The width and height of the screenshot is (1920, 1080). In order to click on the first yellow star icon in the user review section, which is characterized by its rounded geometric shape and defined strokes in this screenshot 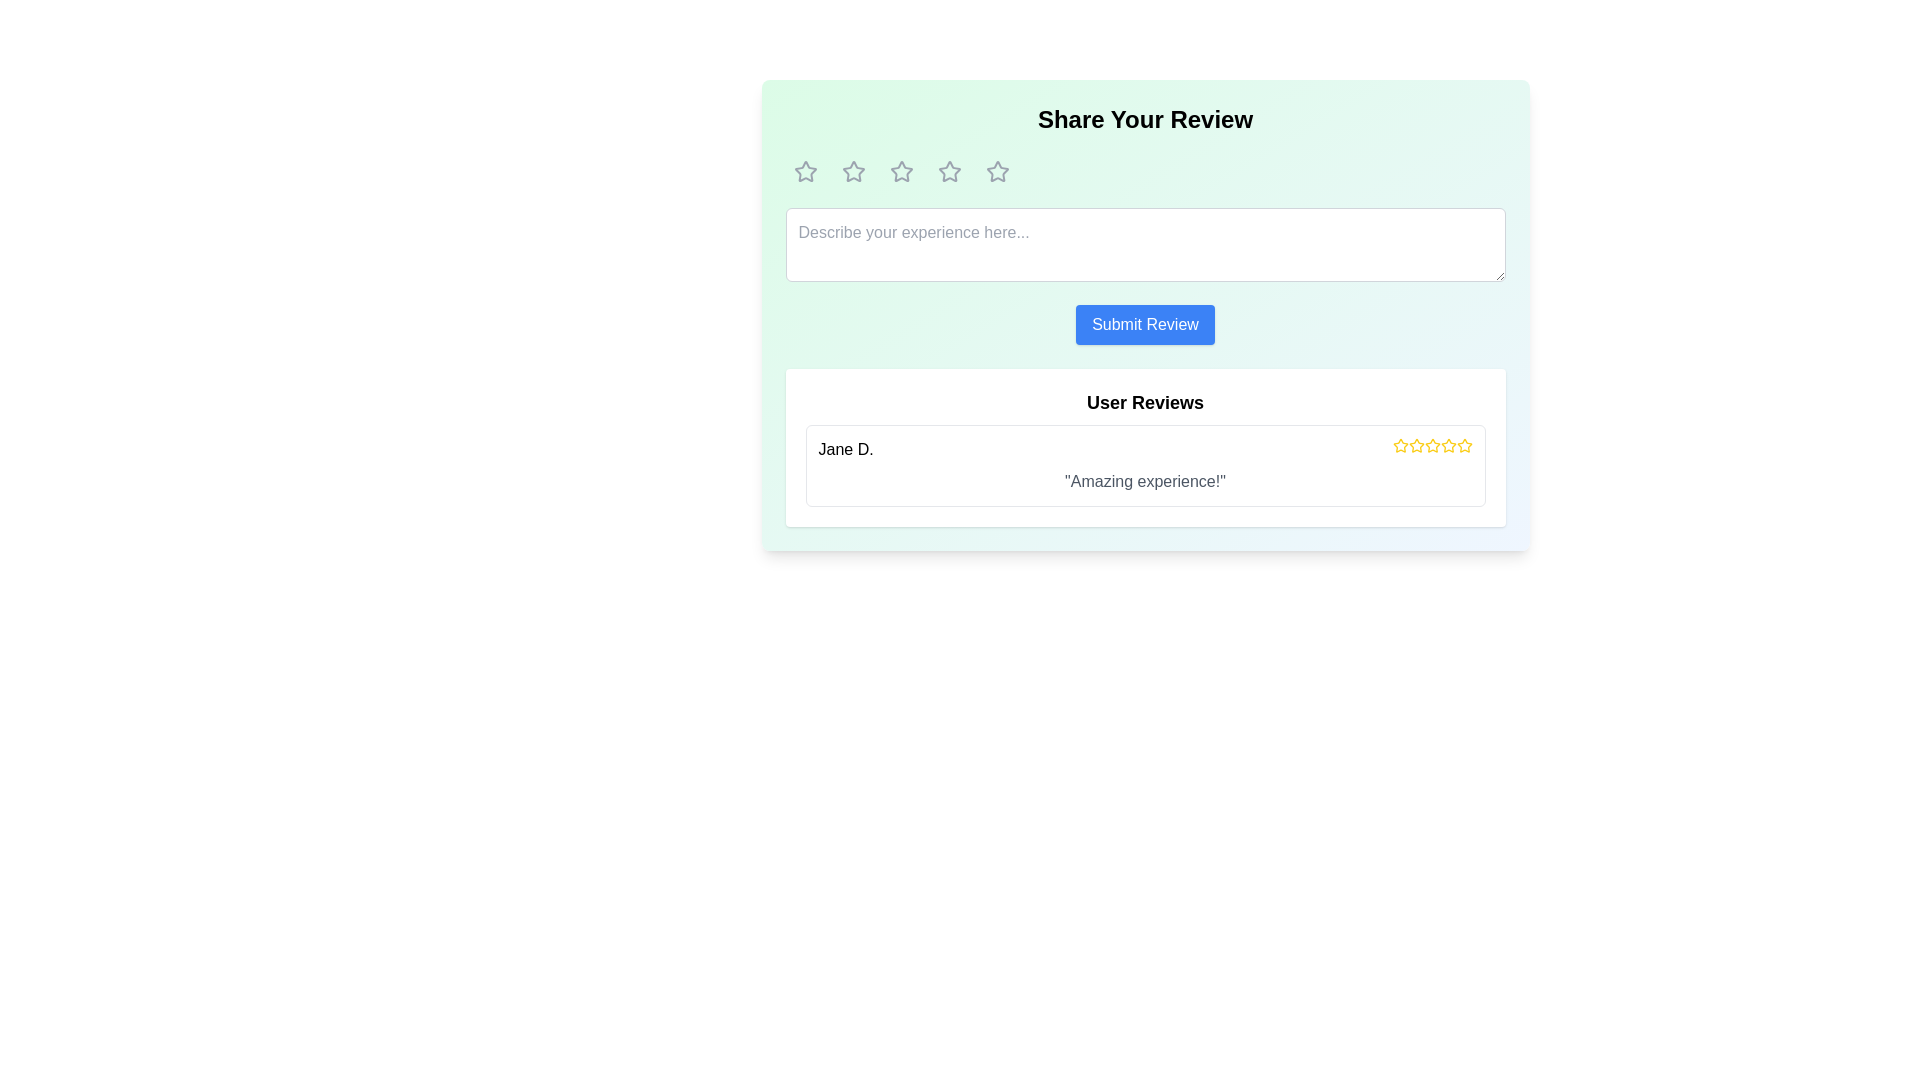, I will do `click(1399, 445)`.